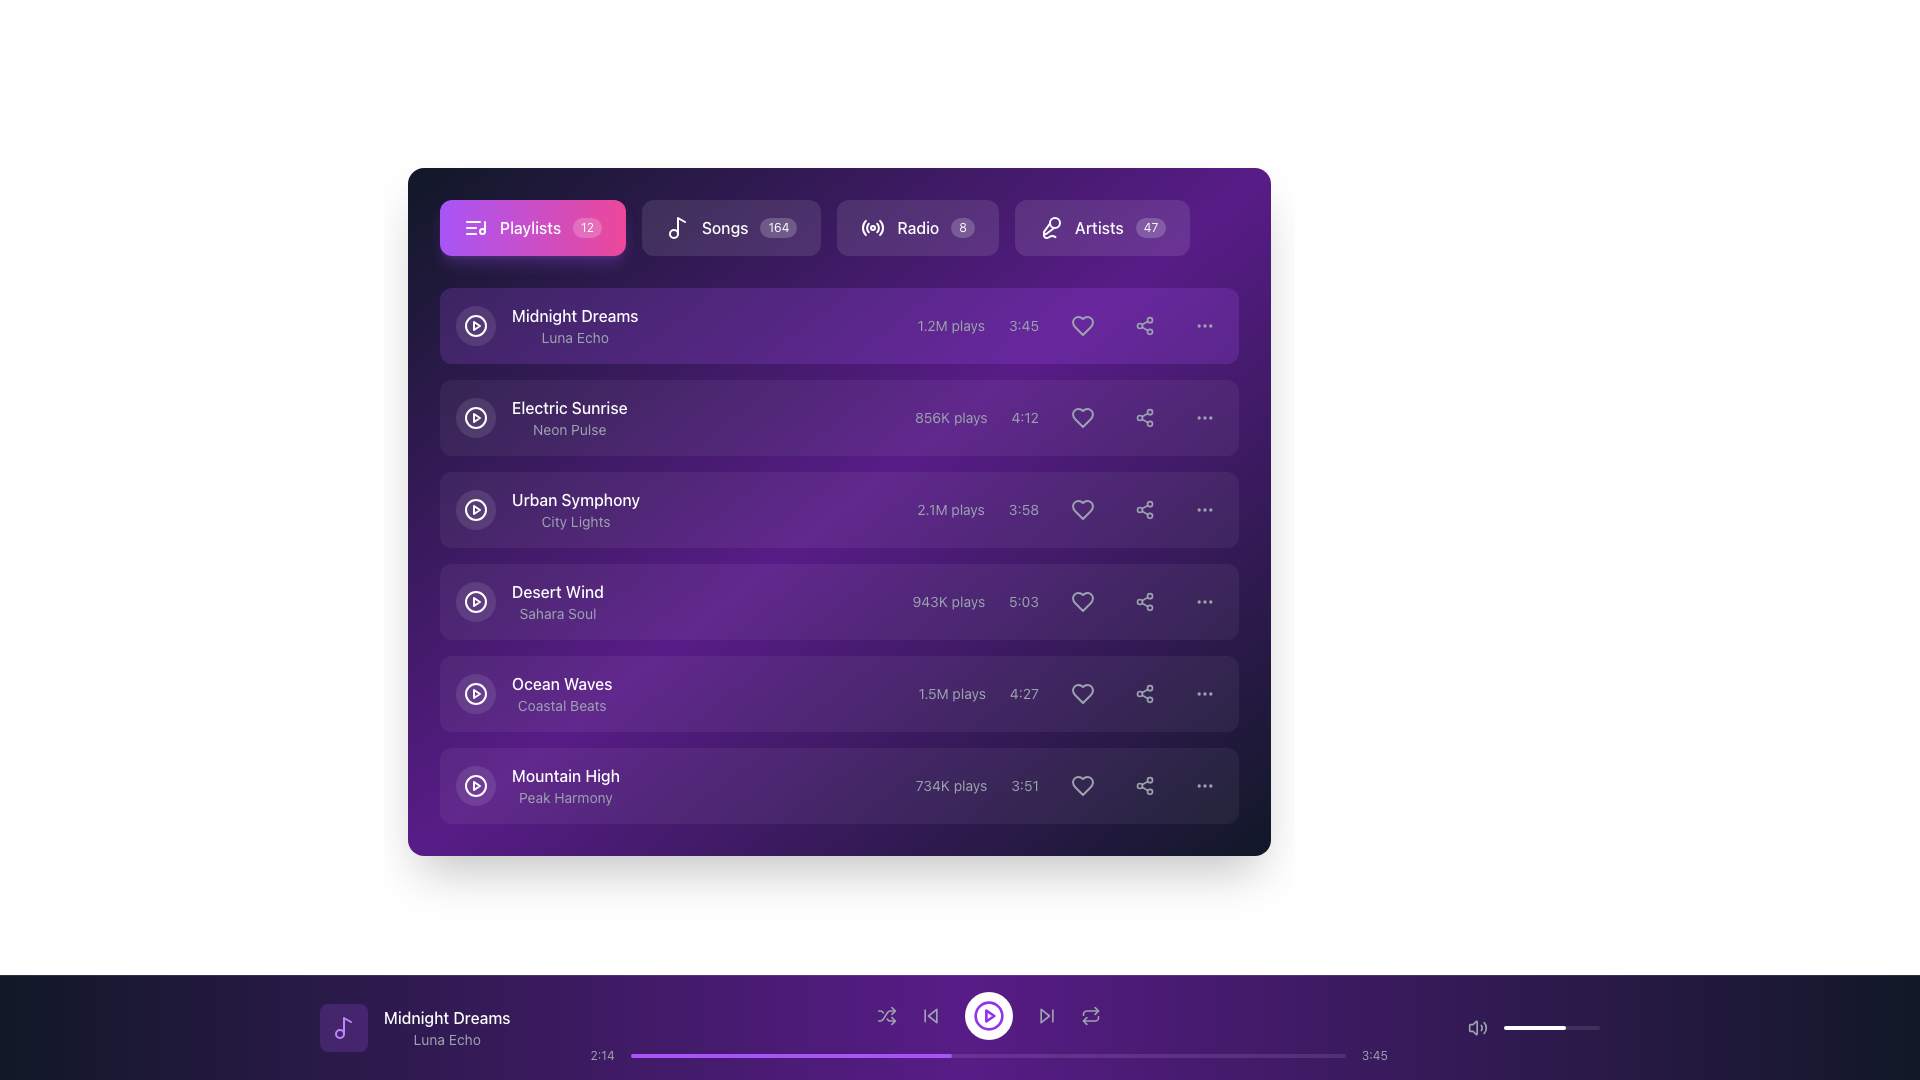  I want to click on the outlined heart-shaped icon button located in the third row of the item list to favorite the item, so click(1082, 508).